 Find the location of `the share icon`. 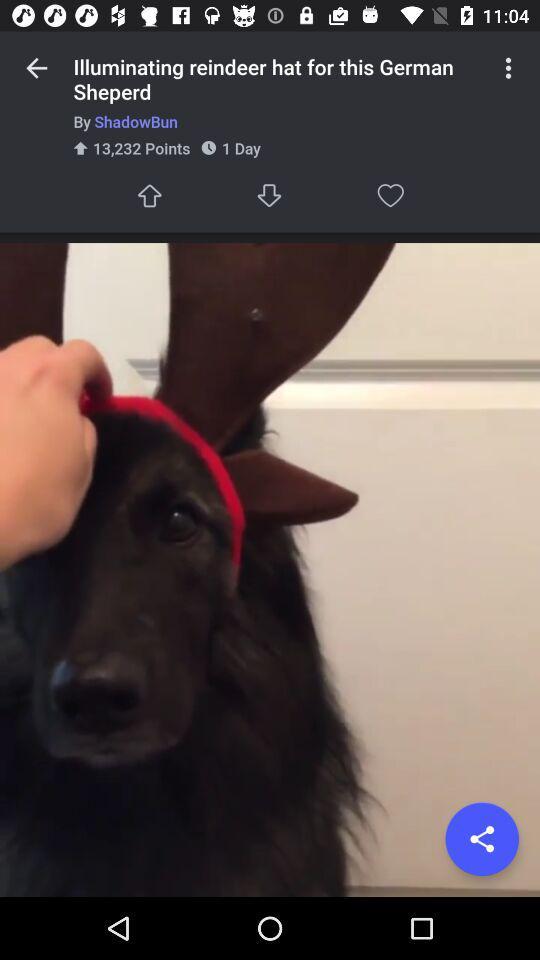

the share icon is located at coordinates (481, 839).